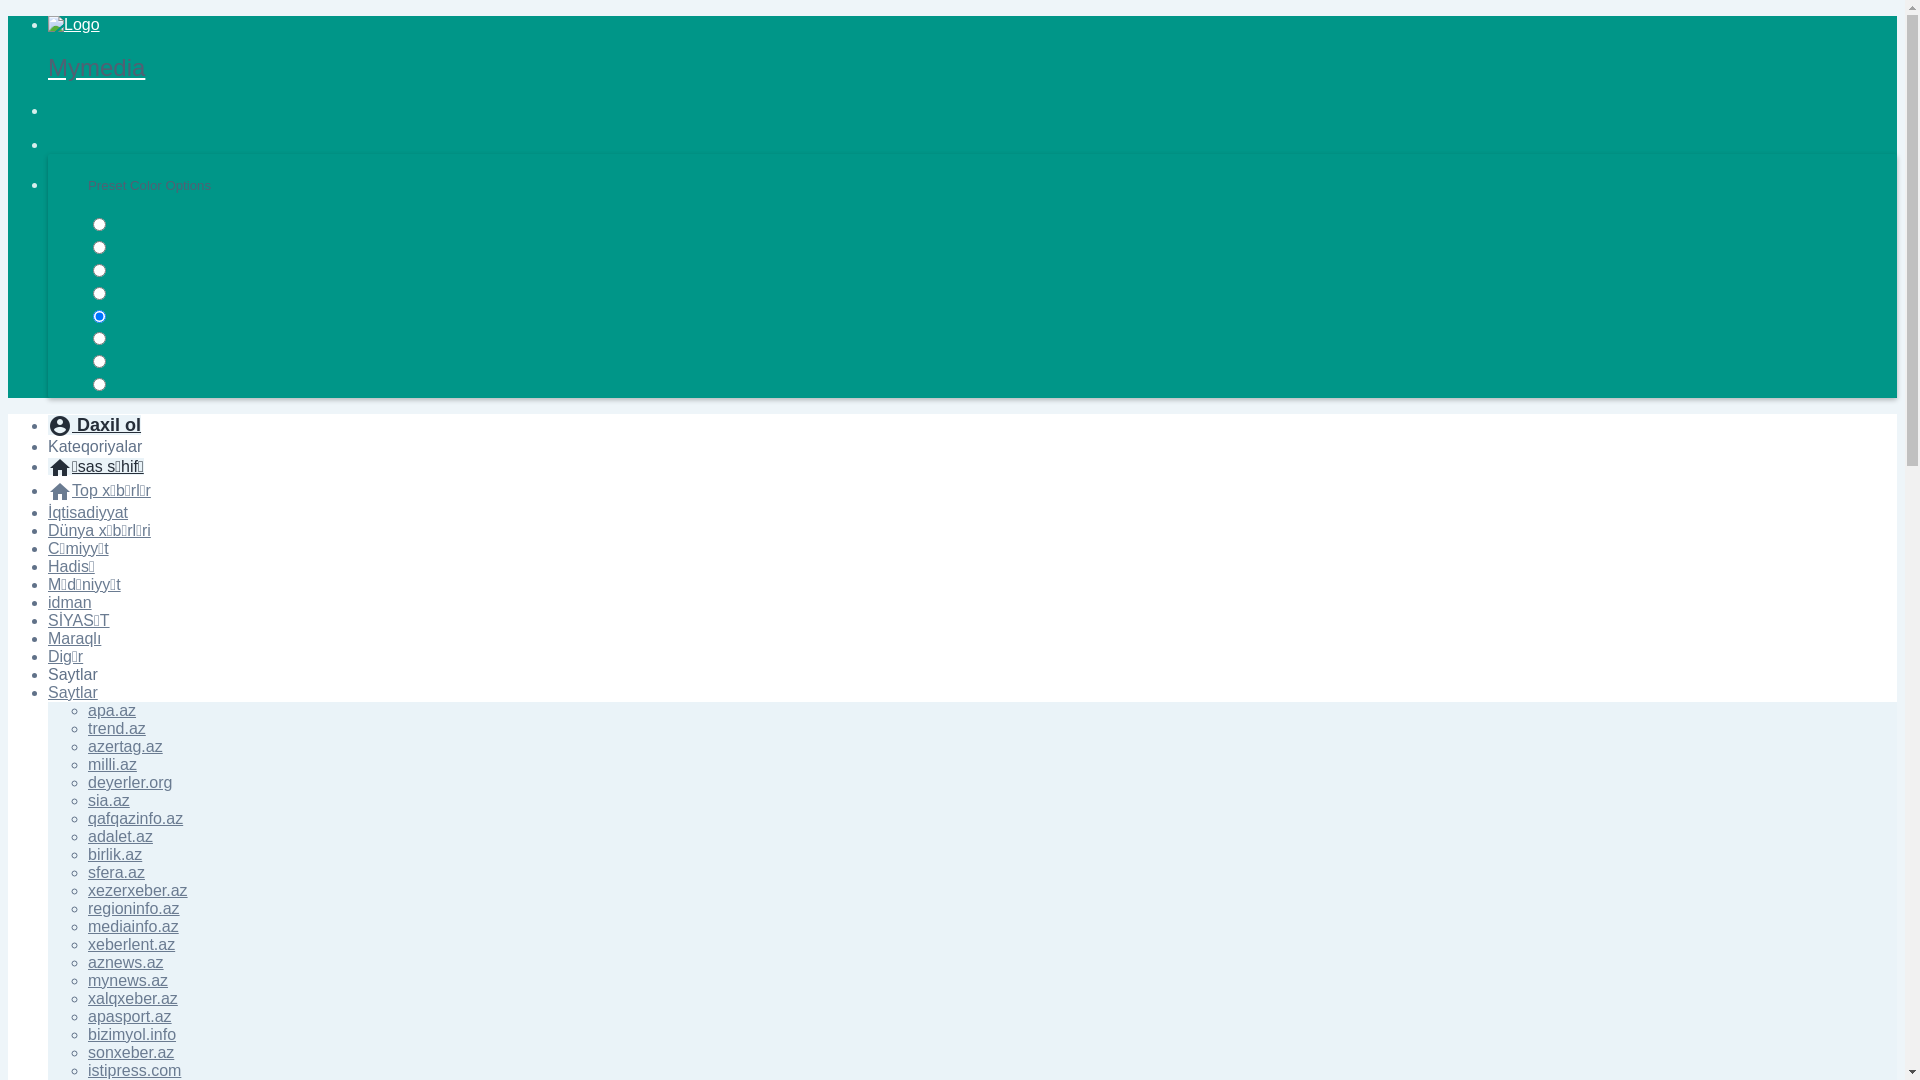  Describe the element at coordinates (86, 908) in the screenshot. I see `'regioninfo.az'` at that location.